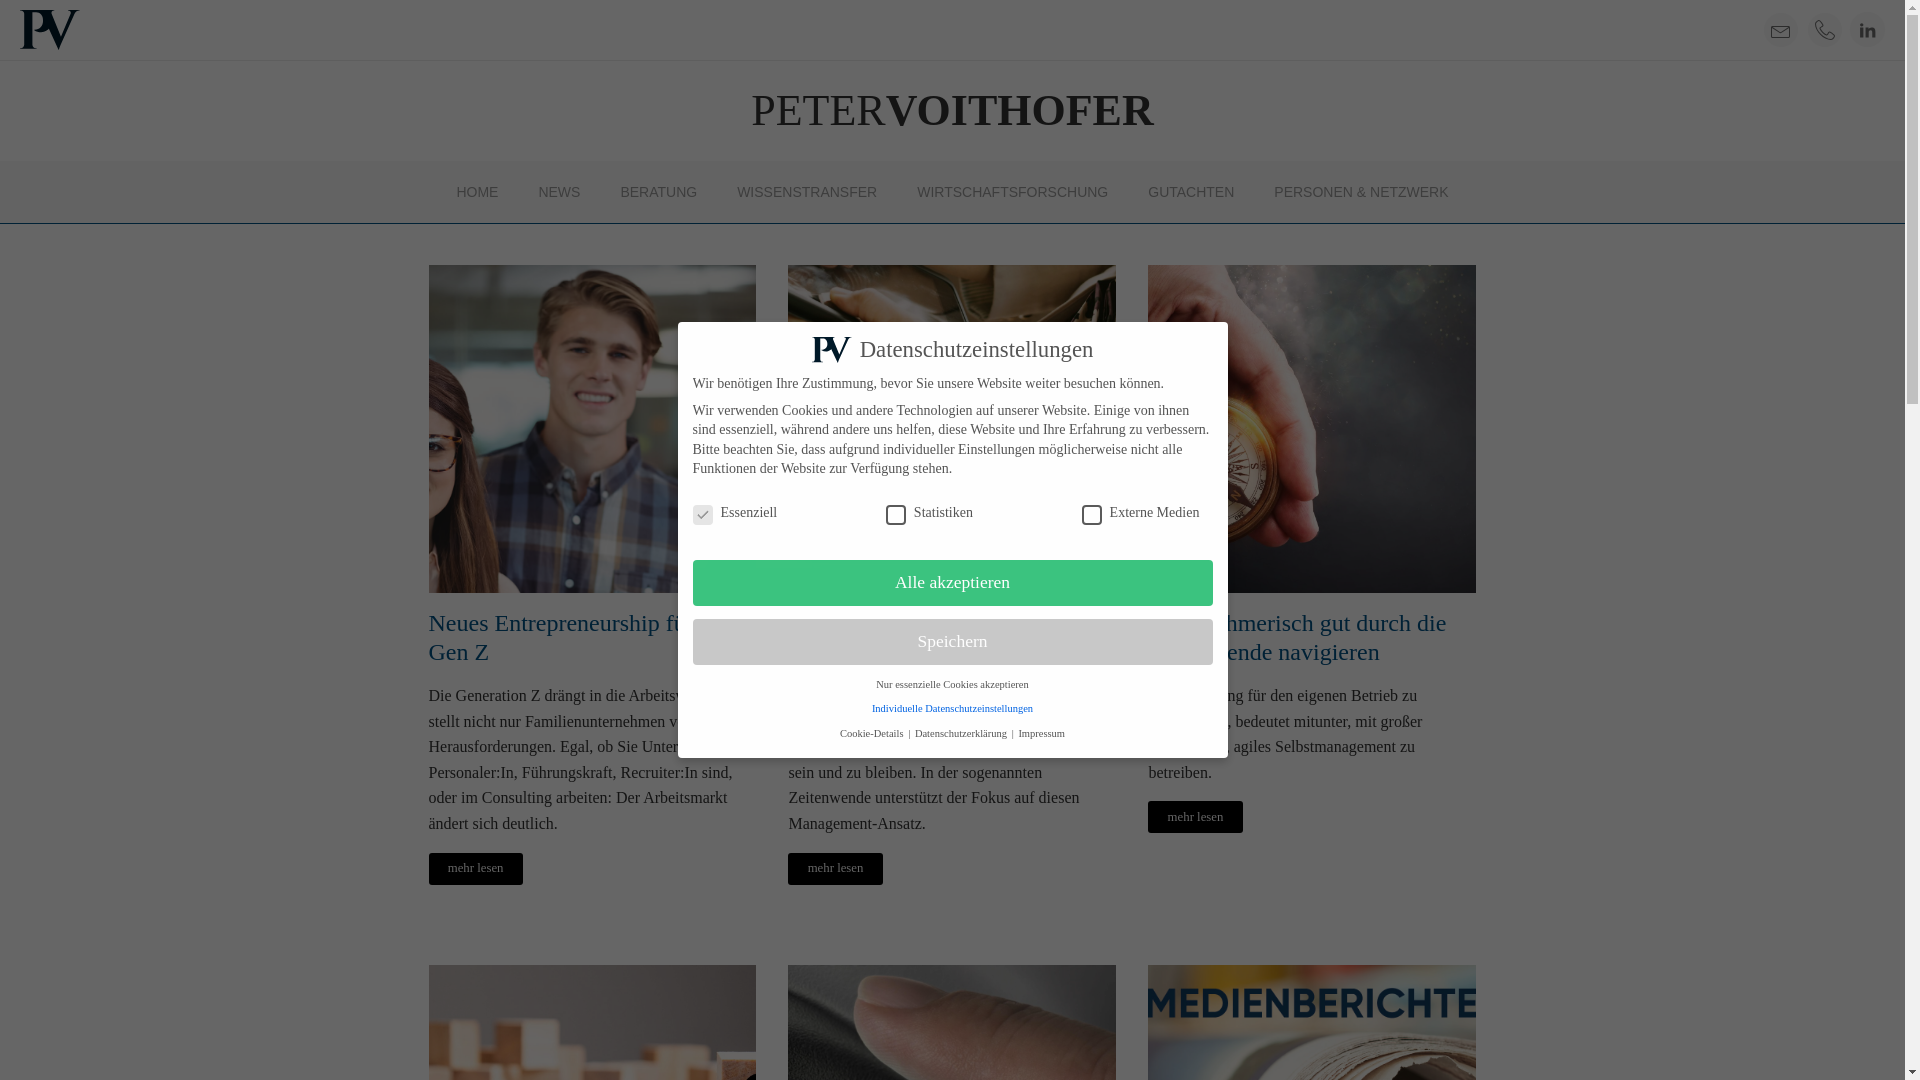 The width and height of the screenshot is (1920, 1080). Describe the element at coordinates (873, 733) in the screenshot. I see `'Cookie-Details'` at that location.